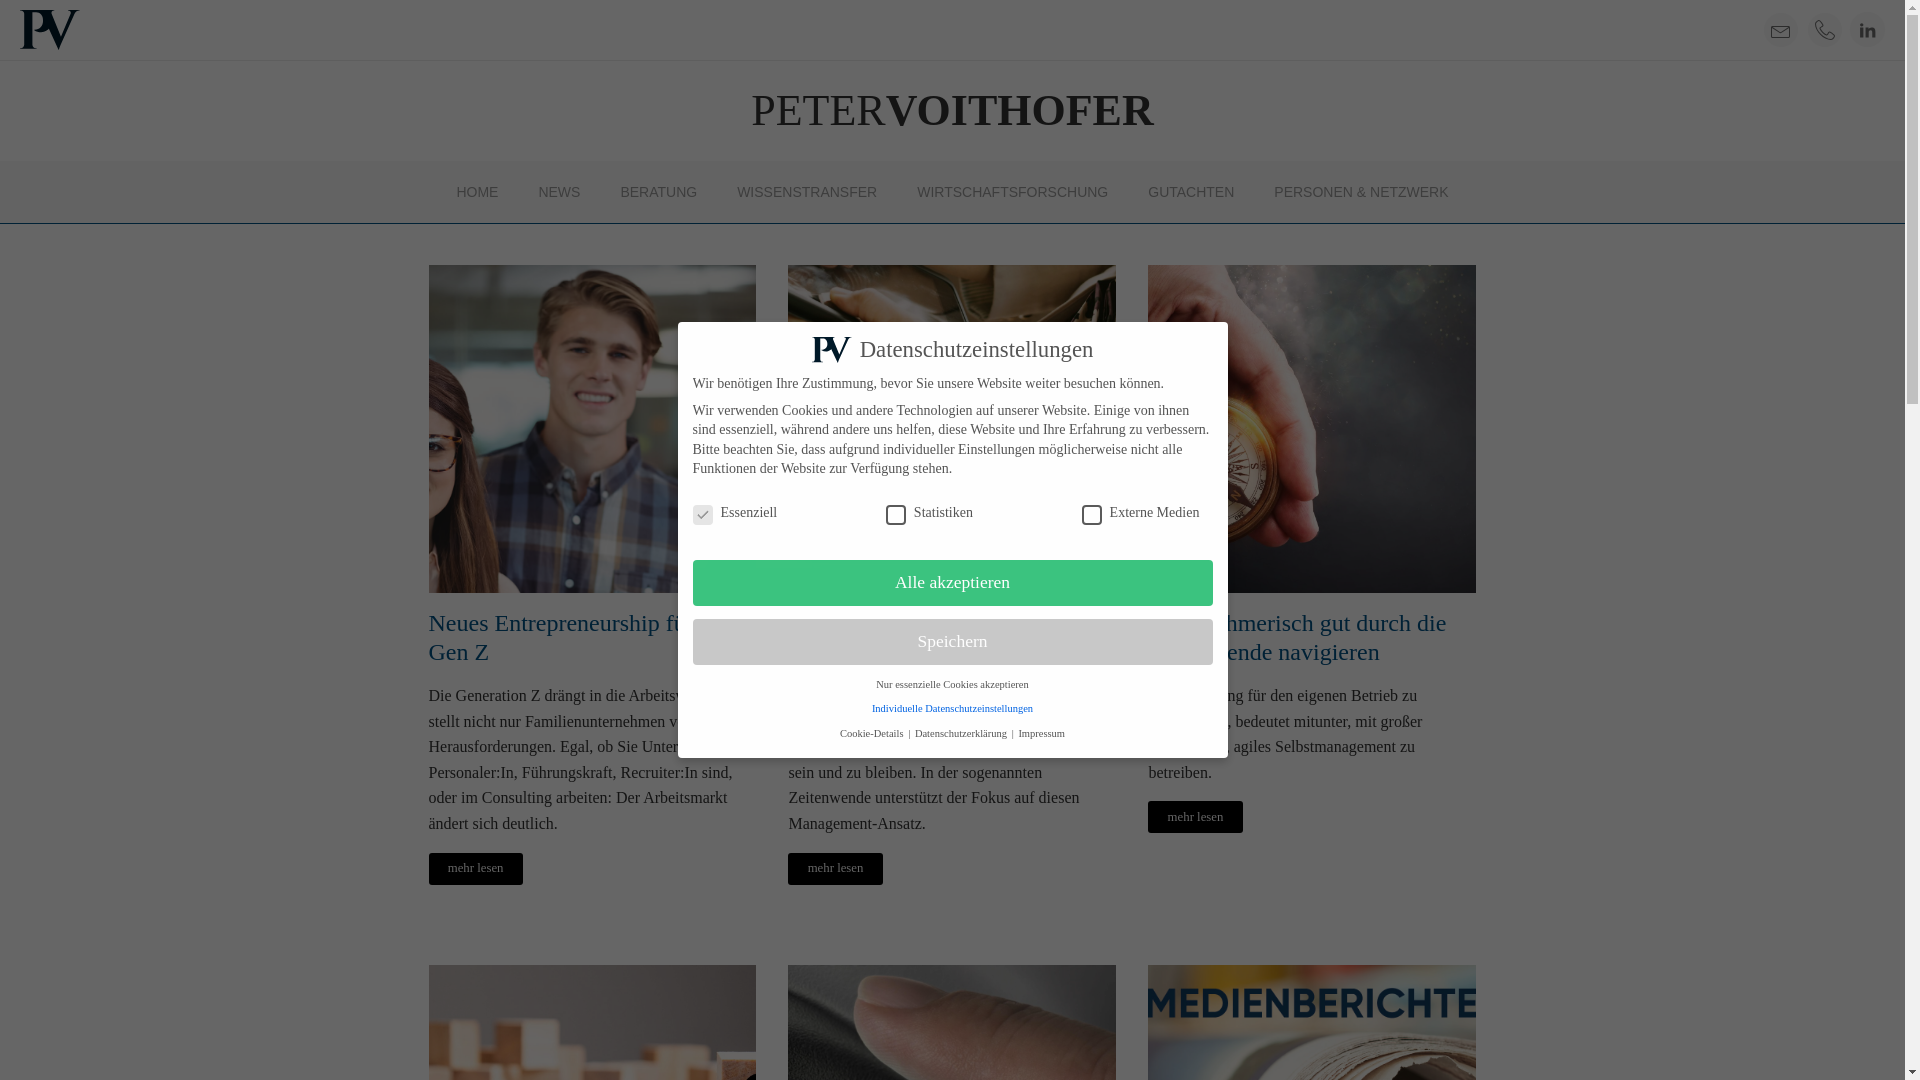 The width and height of the screenshot is (1920, 1080). Describe the element at coordinates (873, 733) in the screenshot. I see `'Cookie-Details'` at that location.